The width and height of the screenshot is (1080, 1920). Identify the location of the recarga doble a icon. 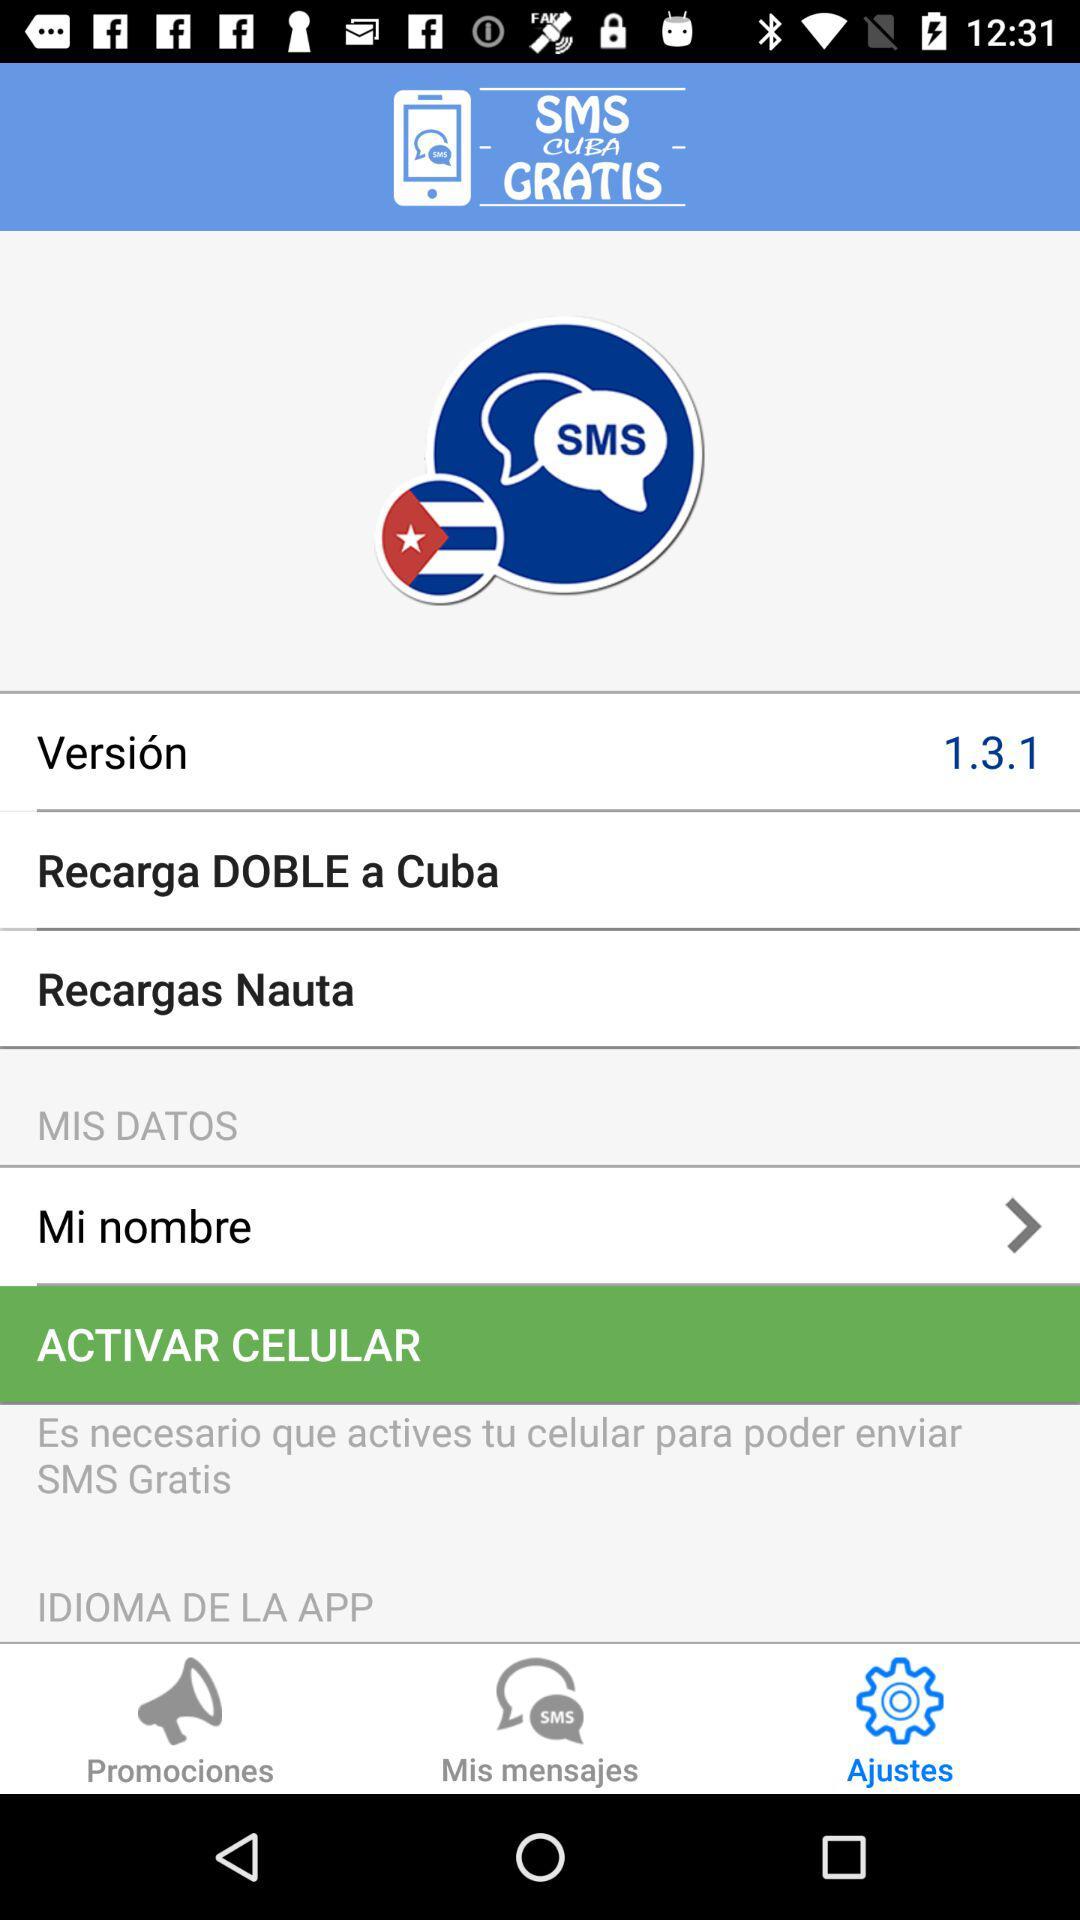
(540, 869).